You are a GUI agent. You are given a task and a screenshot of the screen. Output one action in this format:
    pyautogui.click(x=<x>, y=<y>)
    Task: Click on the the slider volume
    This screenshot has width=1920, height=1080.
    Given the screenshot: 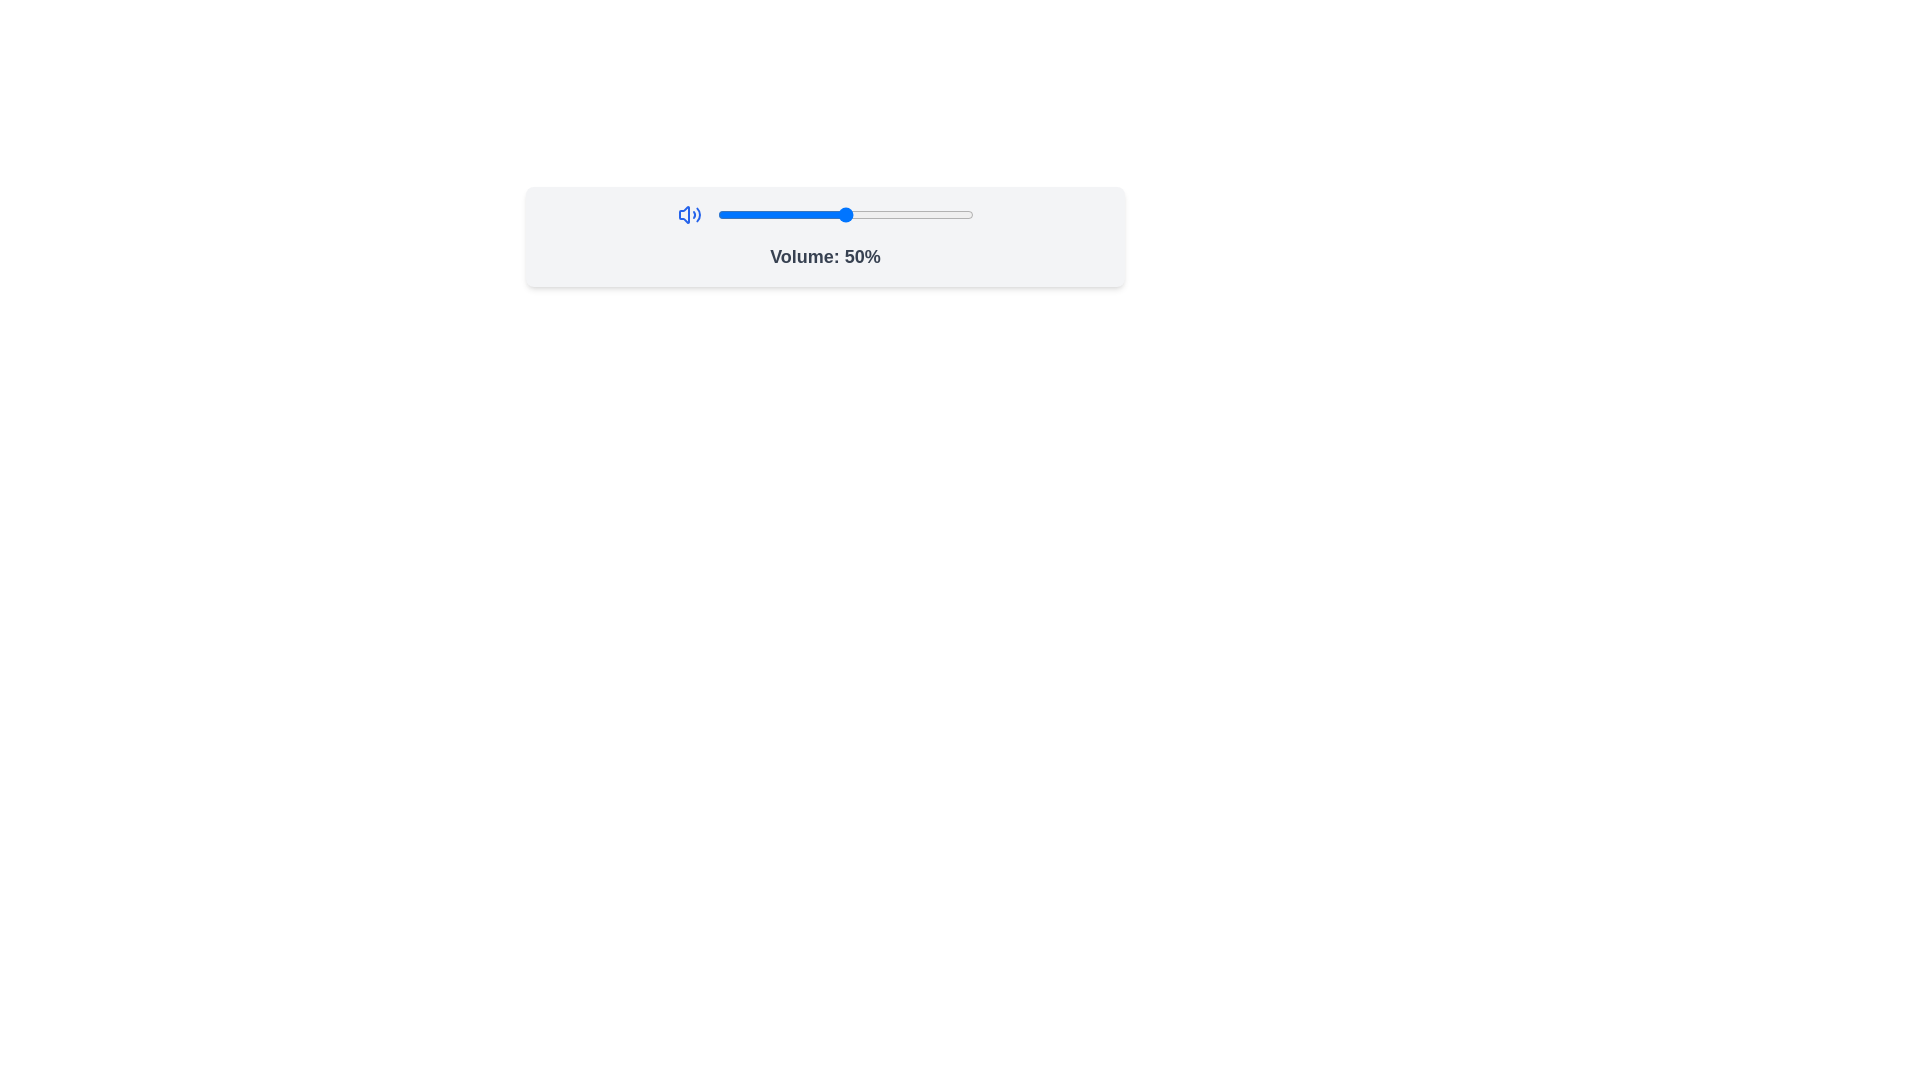 What is the action you would take?
    pyautogui.click(x=747, y=215)
    